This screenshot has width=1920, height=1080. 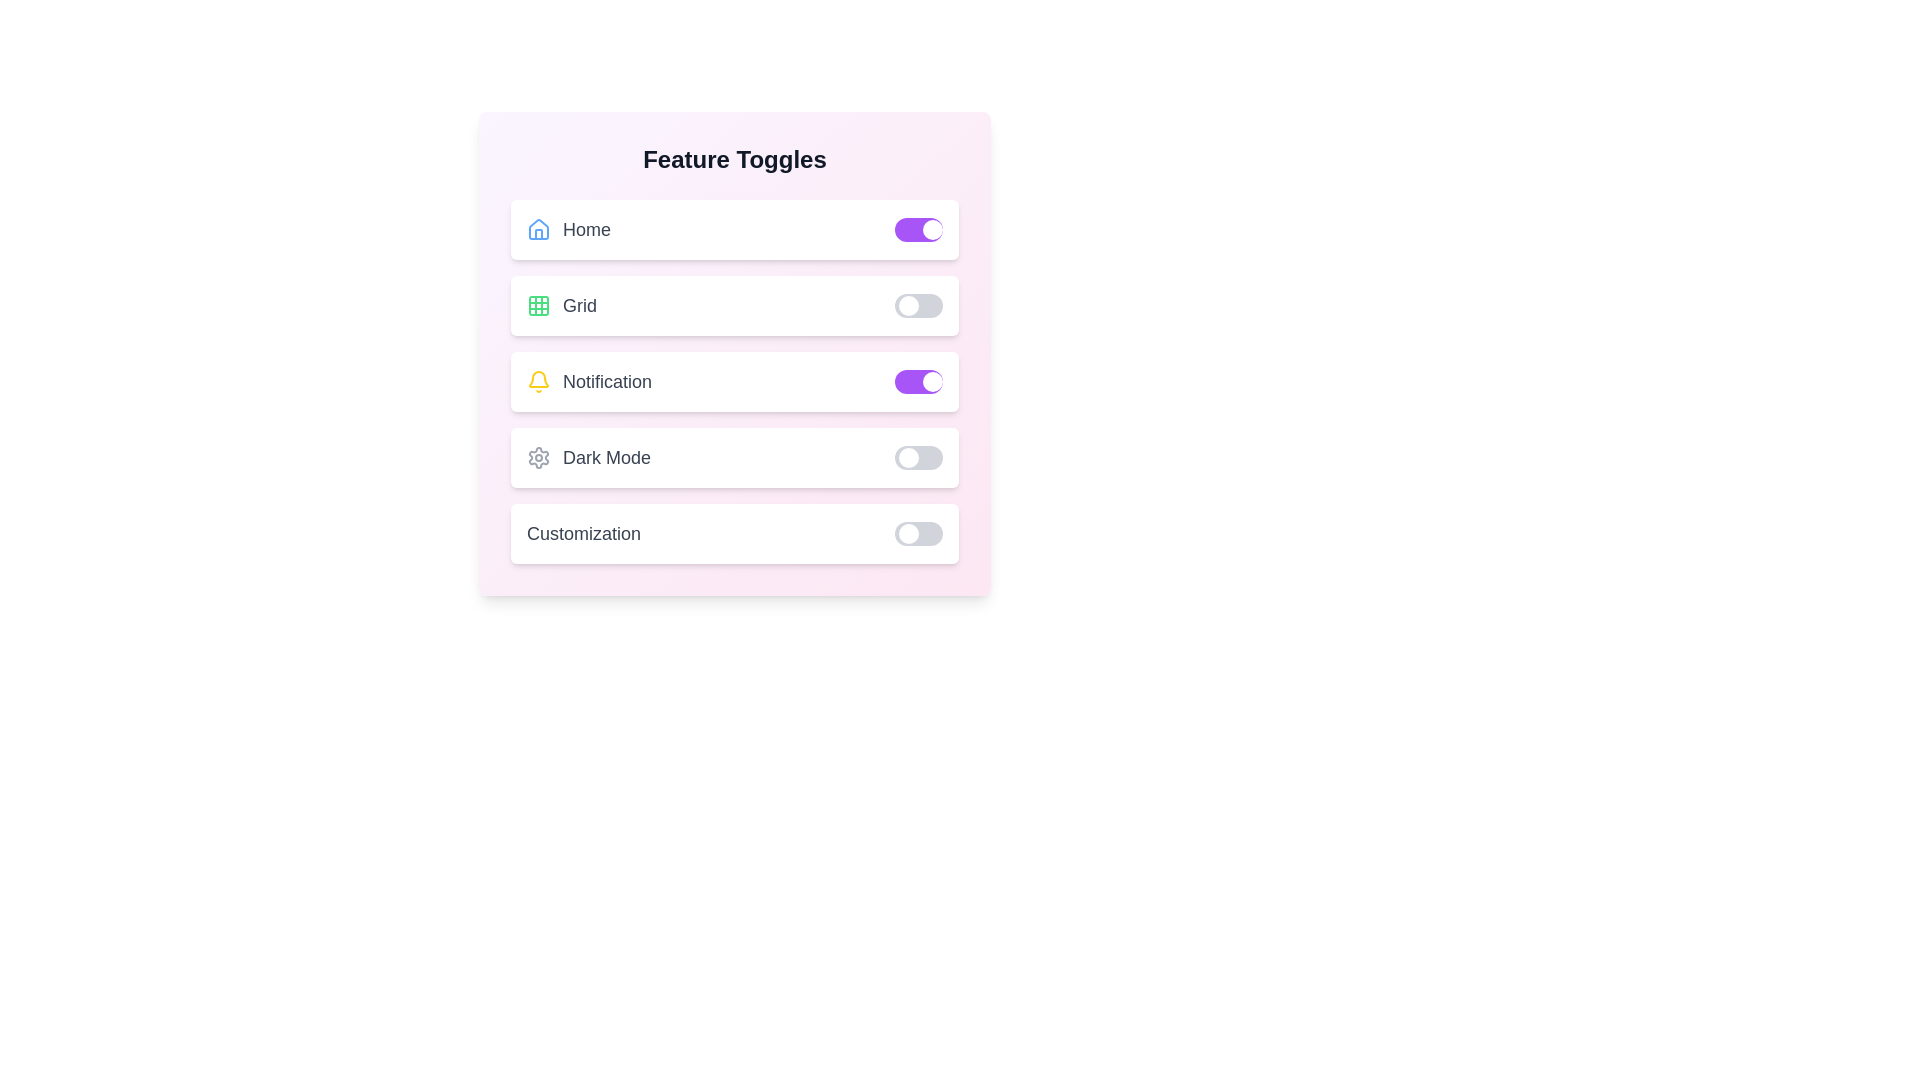 What do you see at coordinates (917, 305) in the screenshot?
I see `the toggle switch associated with the 'Grid' option` at bounding box center [917, 305].